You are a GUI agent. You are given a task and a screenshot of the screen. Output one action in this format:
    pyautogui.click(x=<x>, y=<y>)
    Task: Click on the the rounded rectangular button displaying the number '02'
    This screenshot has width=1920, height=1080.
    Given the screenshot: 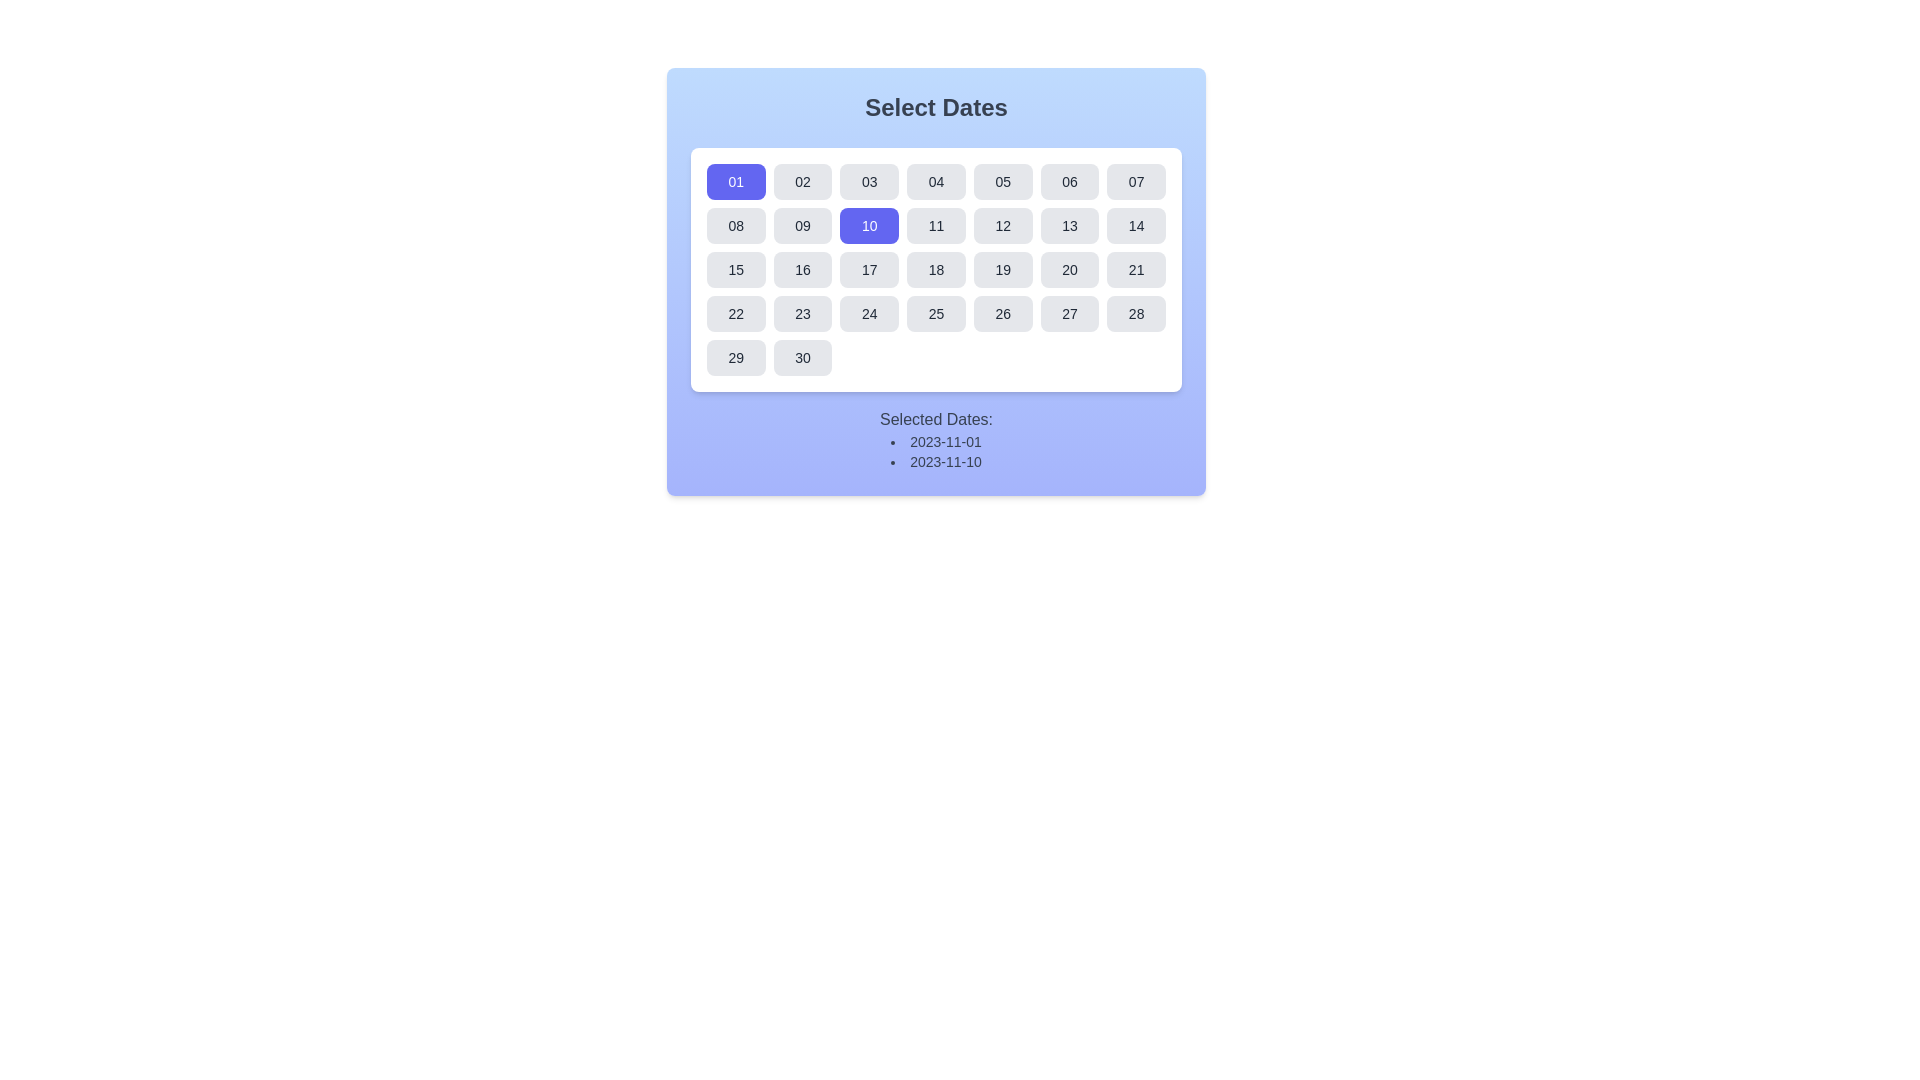 What is the action you would take?
    pyautogui.click(x=803, y=181)
    